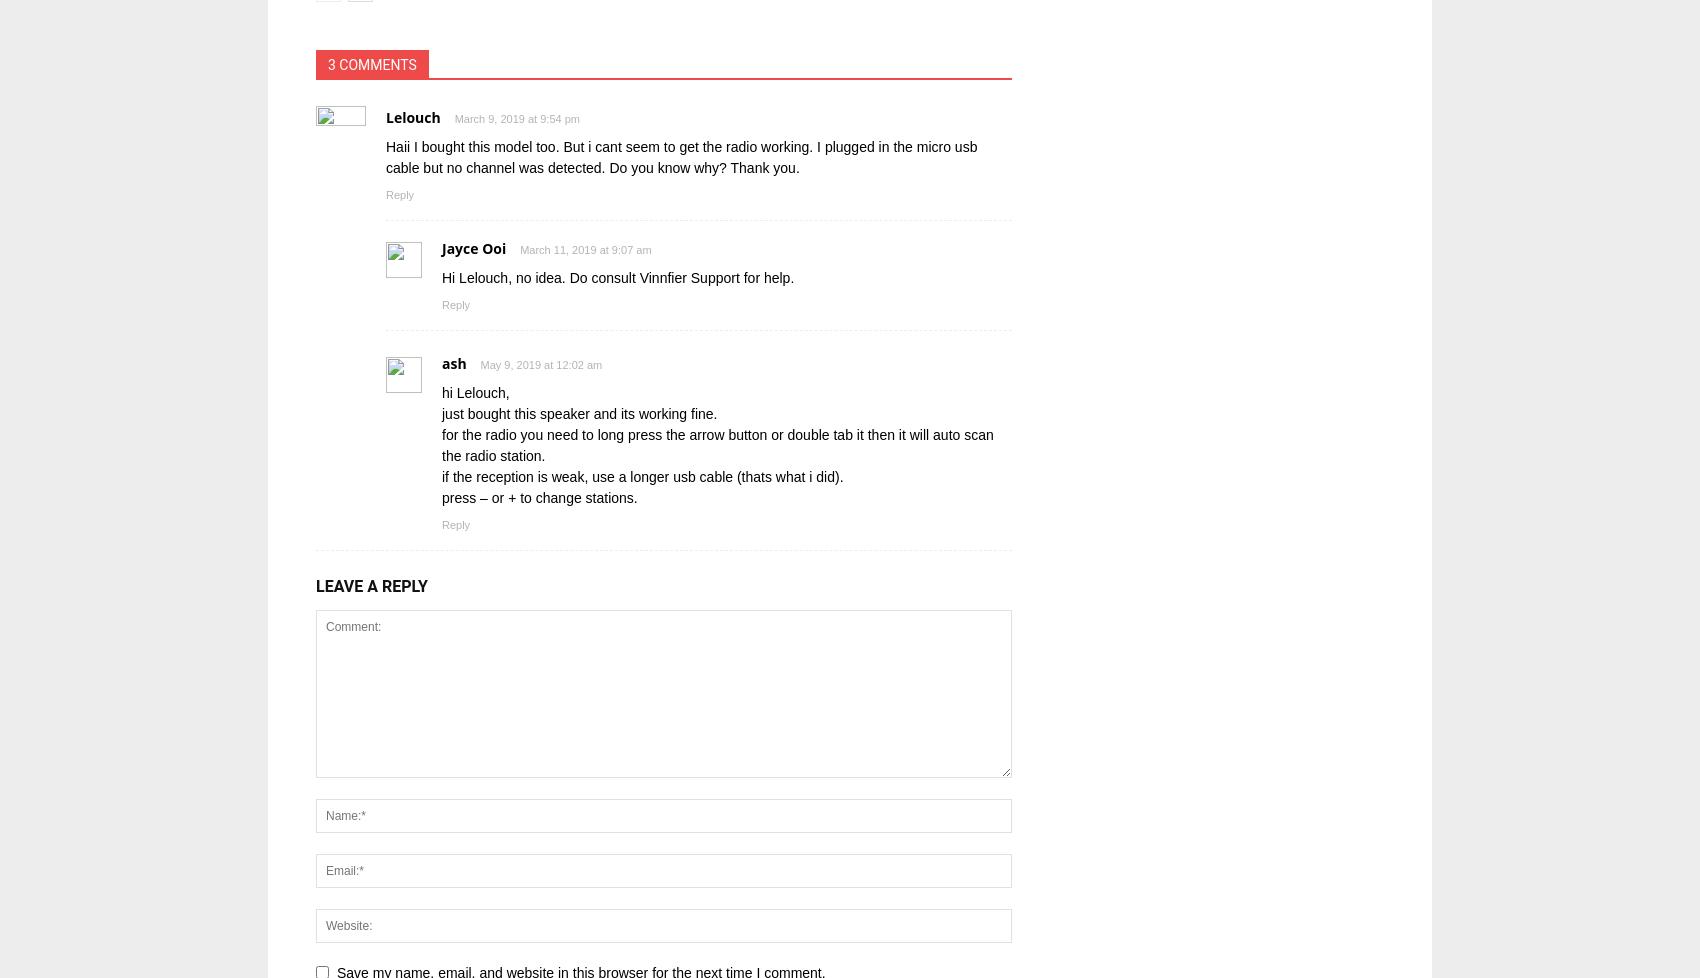  I want to click on 'Haii I bought this model too. But i cant seem to get the radio working. I plugged in the micro usb cable but no channel was detected. Do you know why? Thank you.', so click(681, 157).